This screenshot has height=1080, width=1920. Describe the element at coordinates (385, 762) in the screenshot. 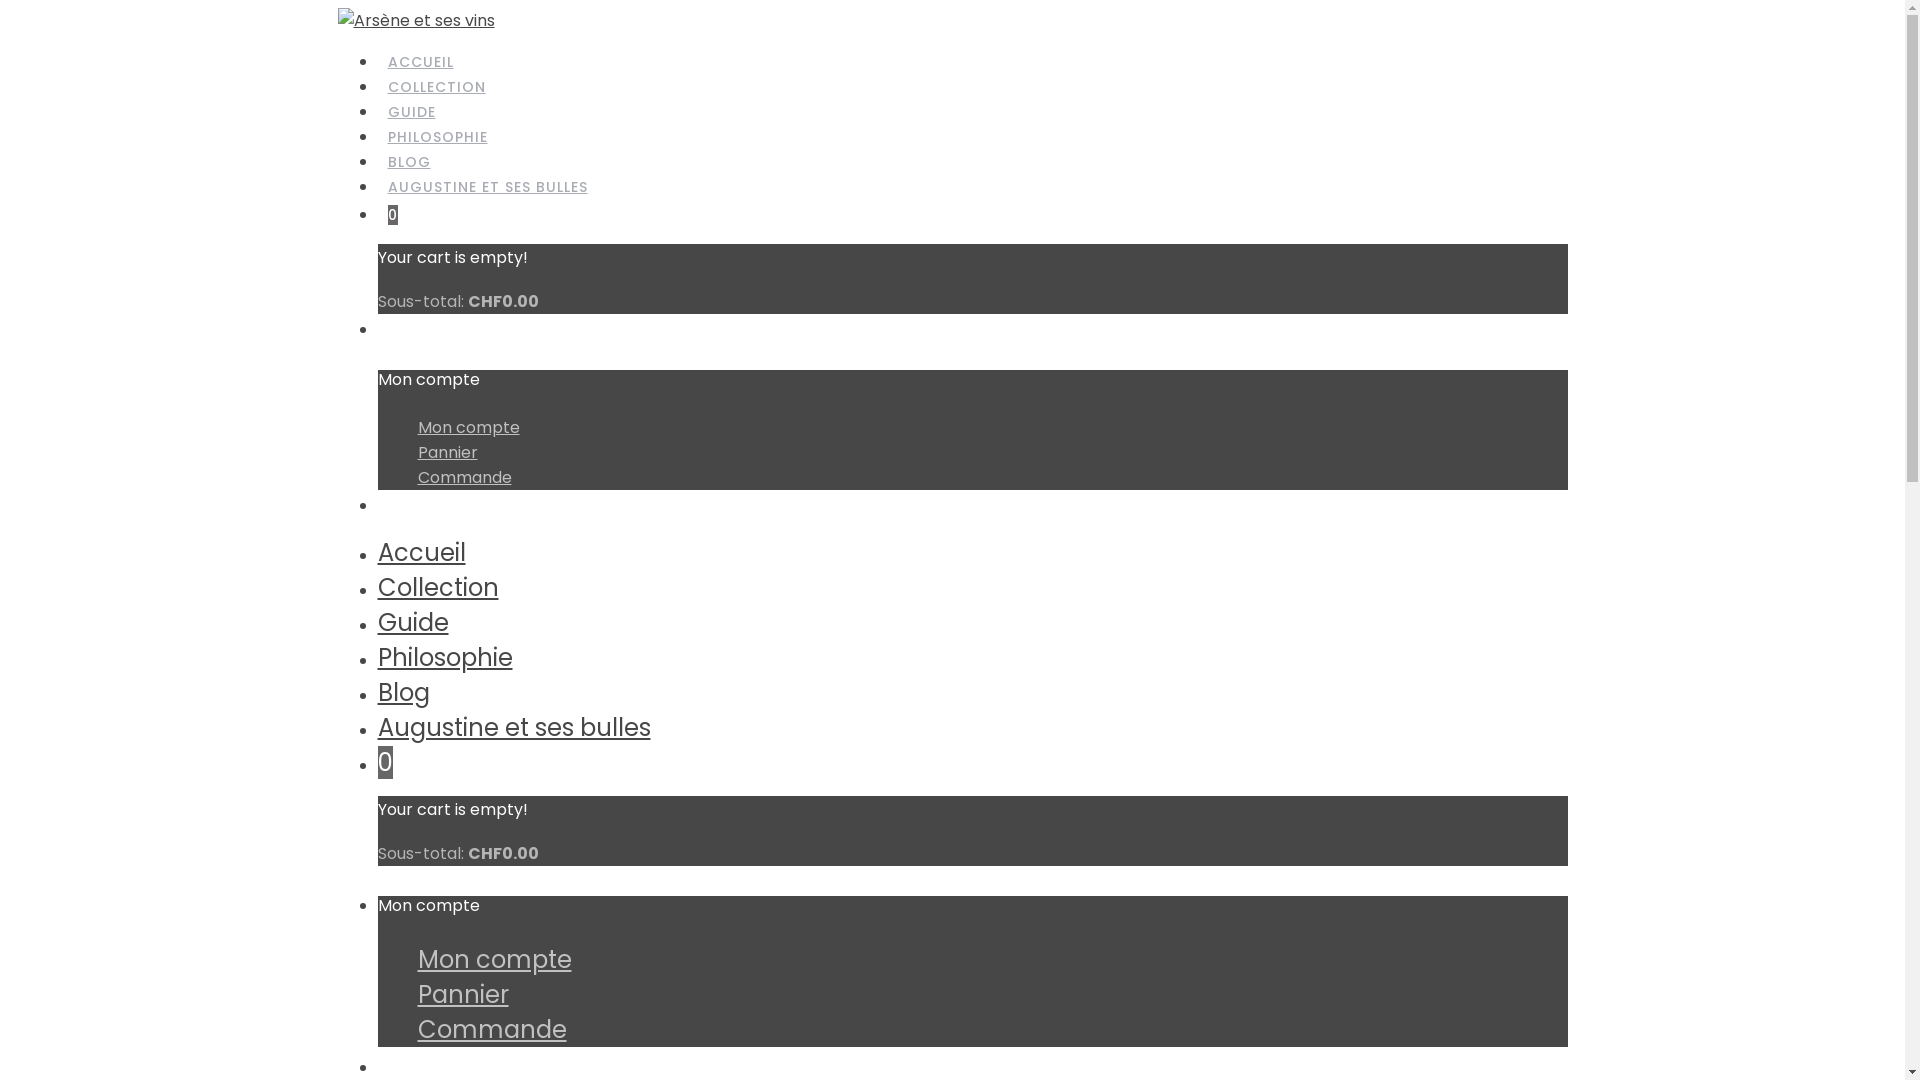

I see `'0'` at that location.